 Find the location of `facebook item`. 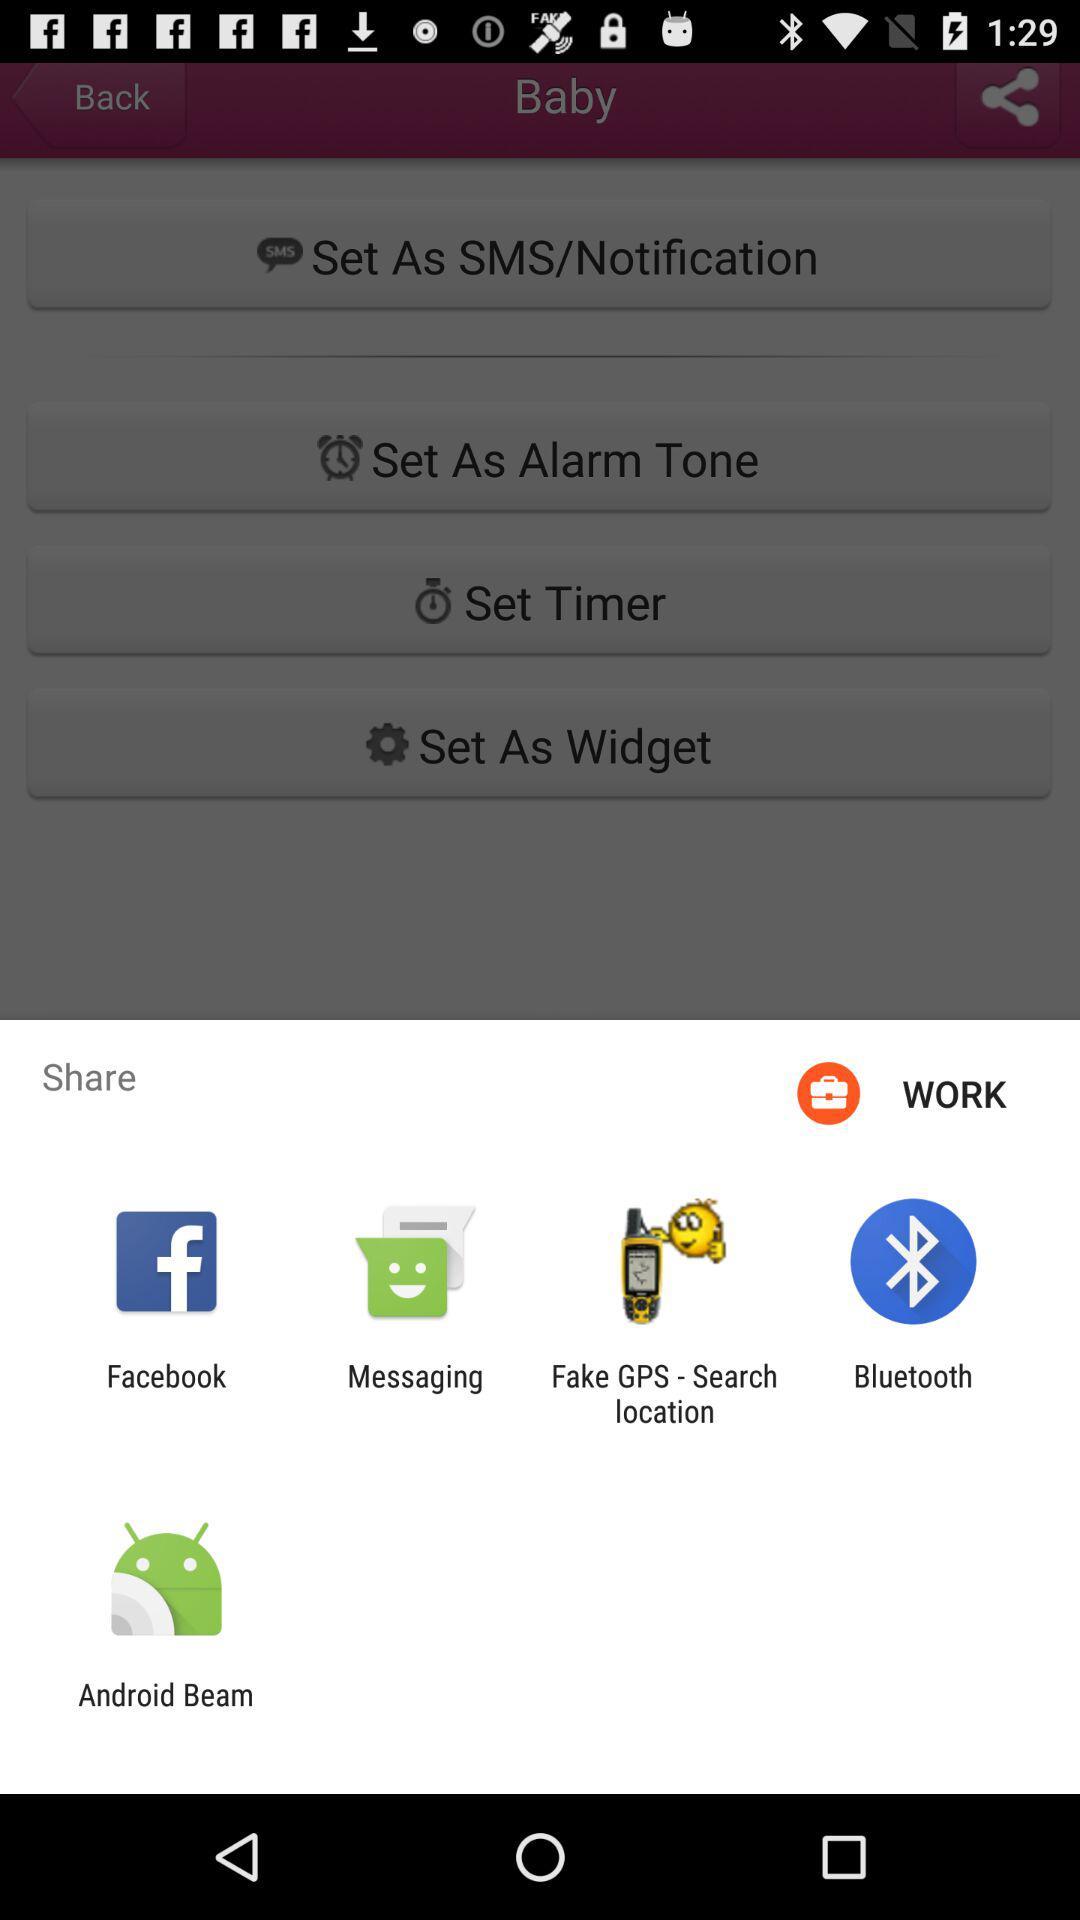

facebook item is located at coordinates (165, 1392).